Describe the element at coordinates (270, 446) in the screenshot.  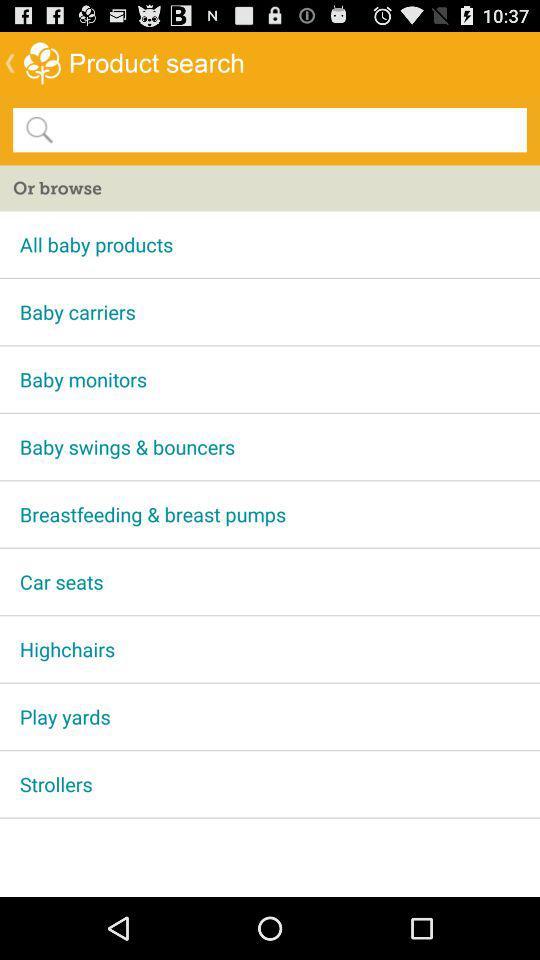
I see `the icon below baby monitors icon` at that location.